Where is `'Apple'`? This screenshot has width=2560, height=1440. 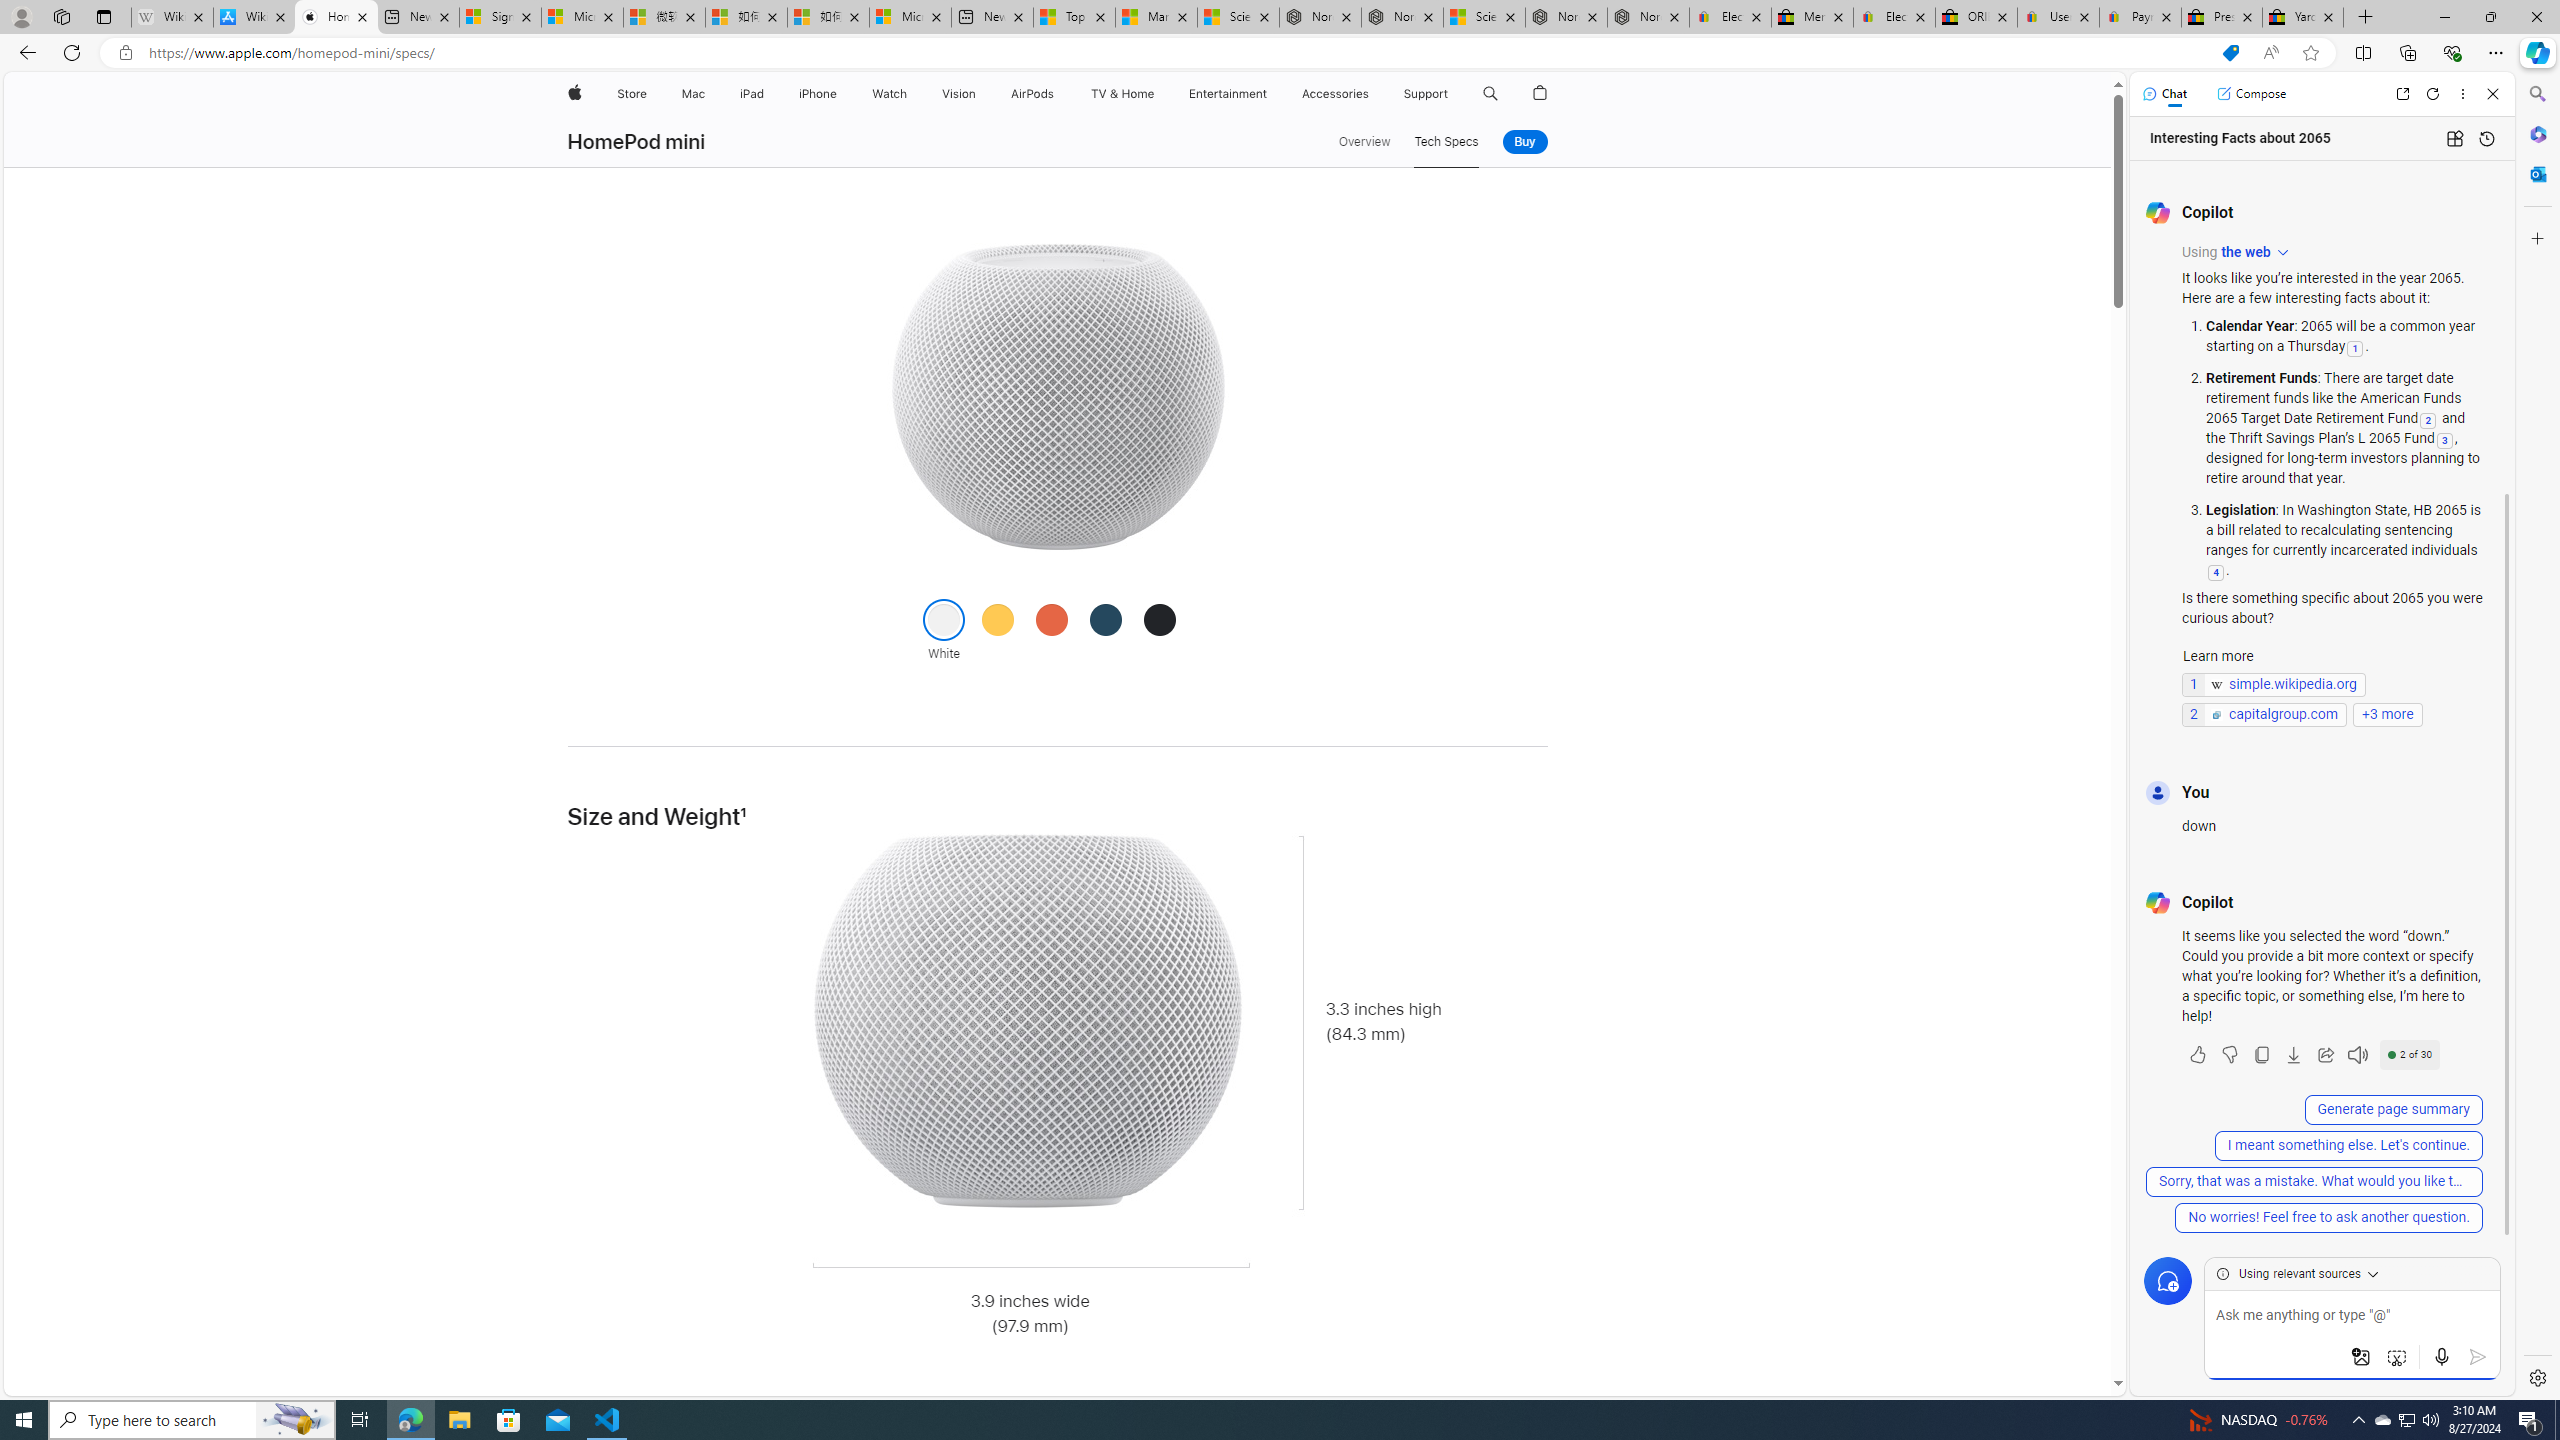
'Apple' is located at coordinates (572, 93).